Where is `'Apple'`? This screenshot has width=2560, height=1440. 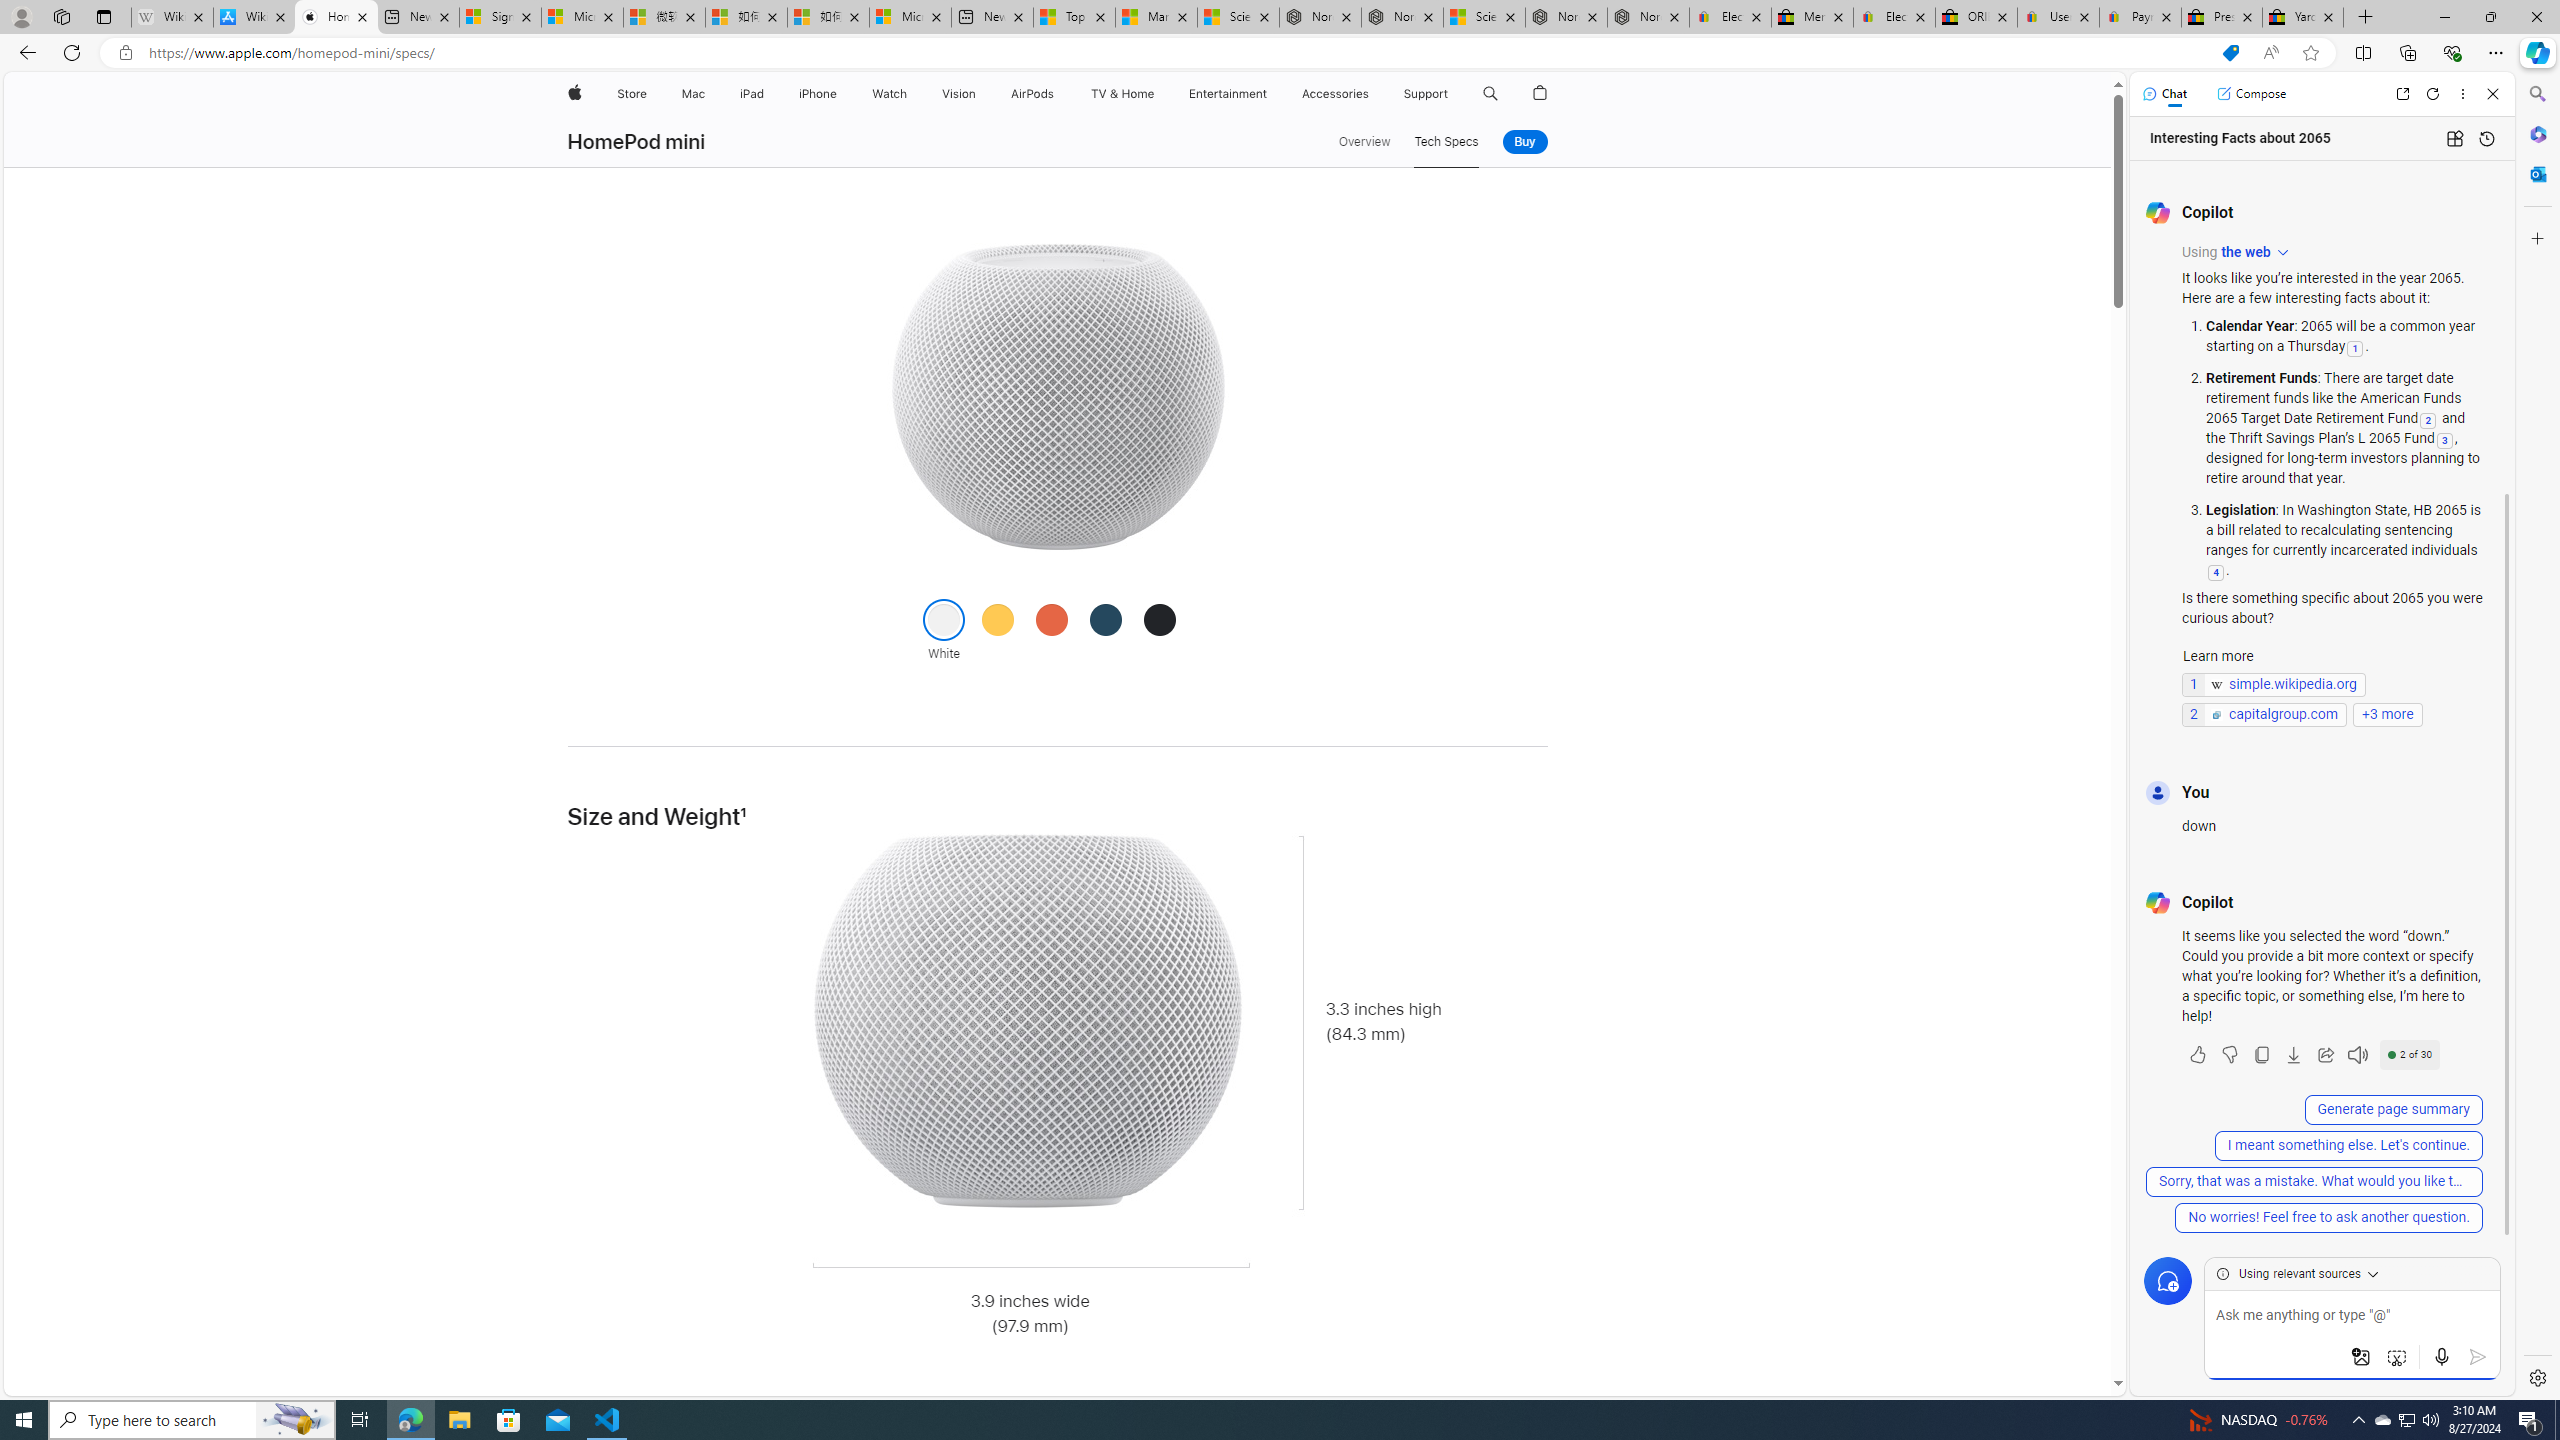
'Apple' is located at coordinates (572, 93).